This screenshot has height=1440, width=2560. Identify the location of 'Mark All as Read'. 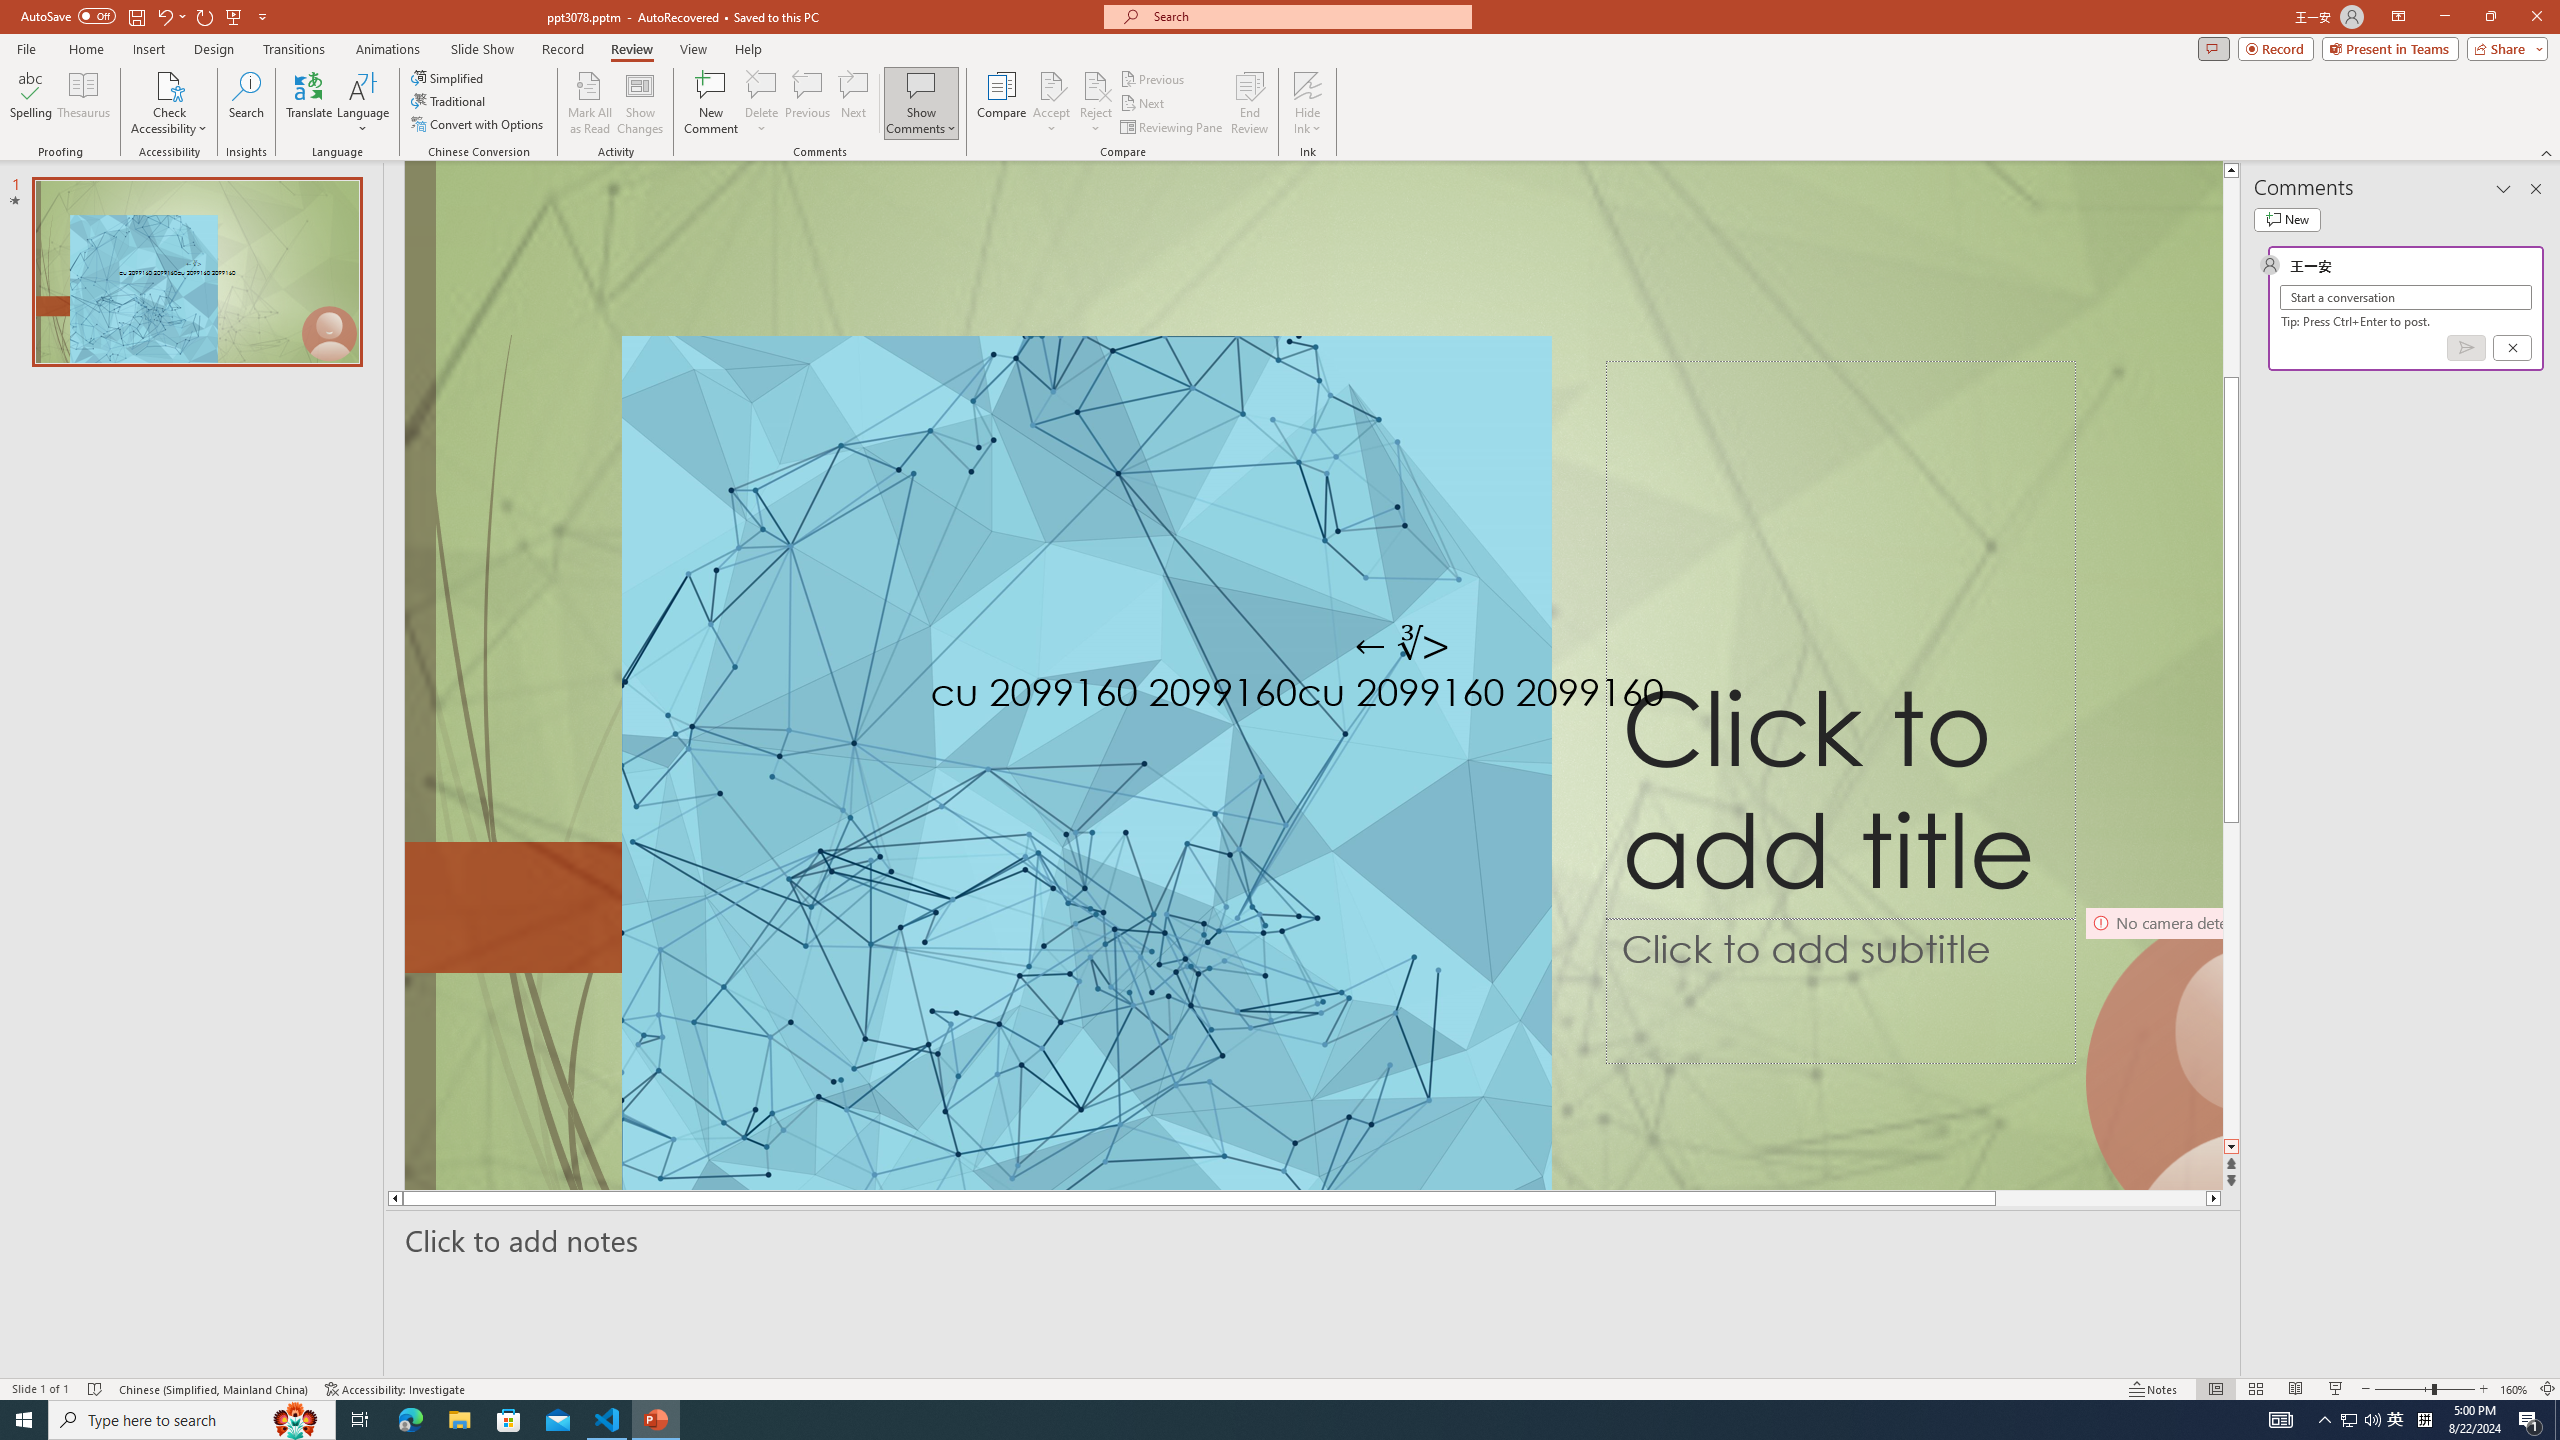
(590, 103).